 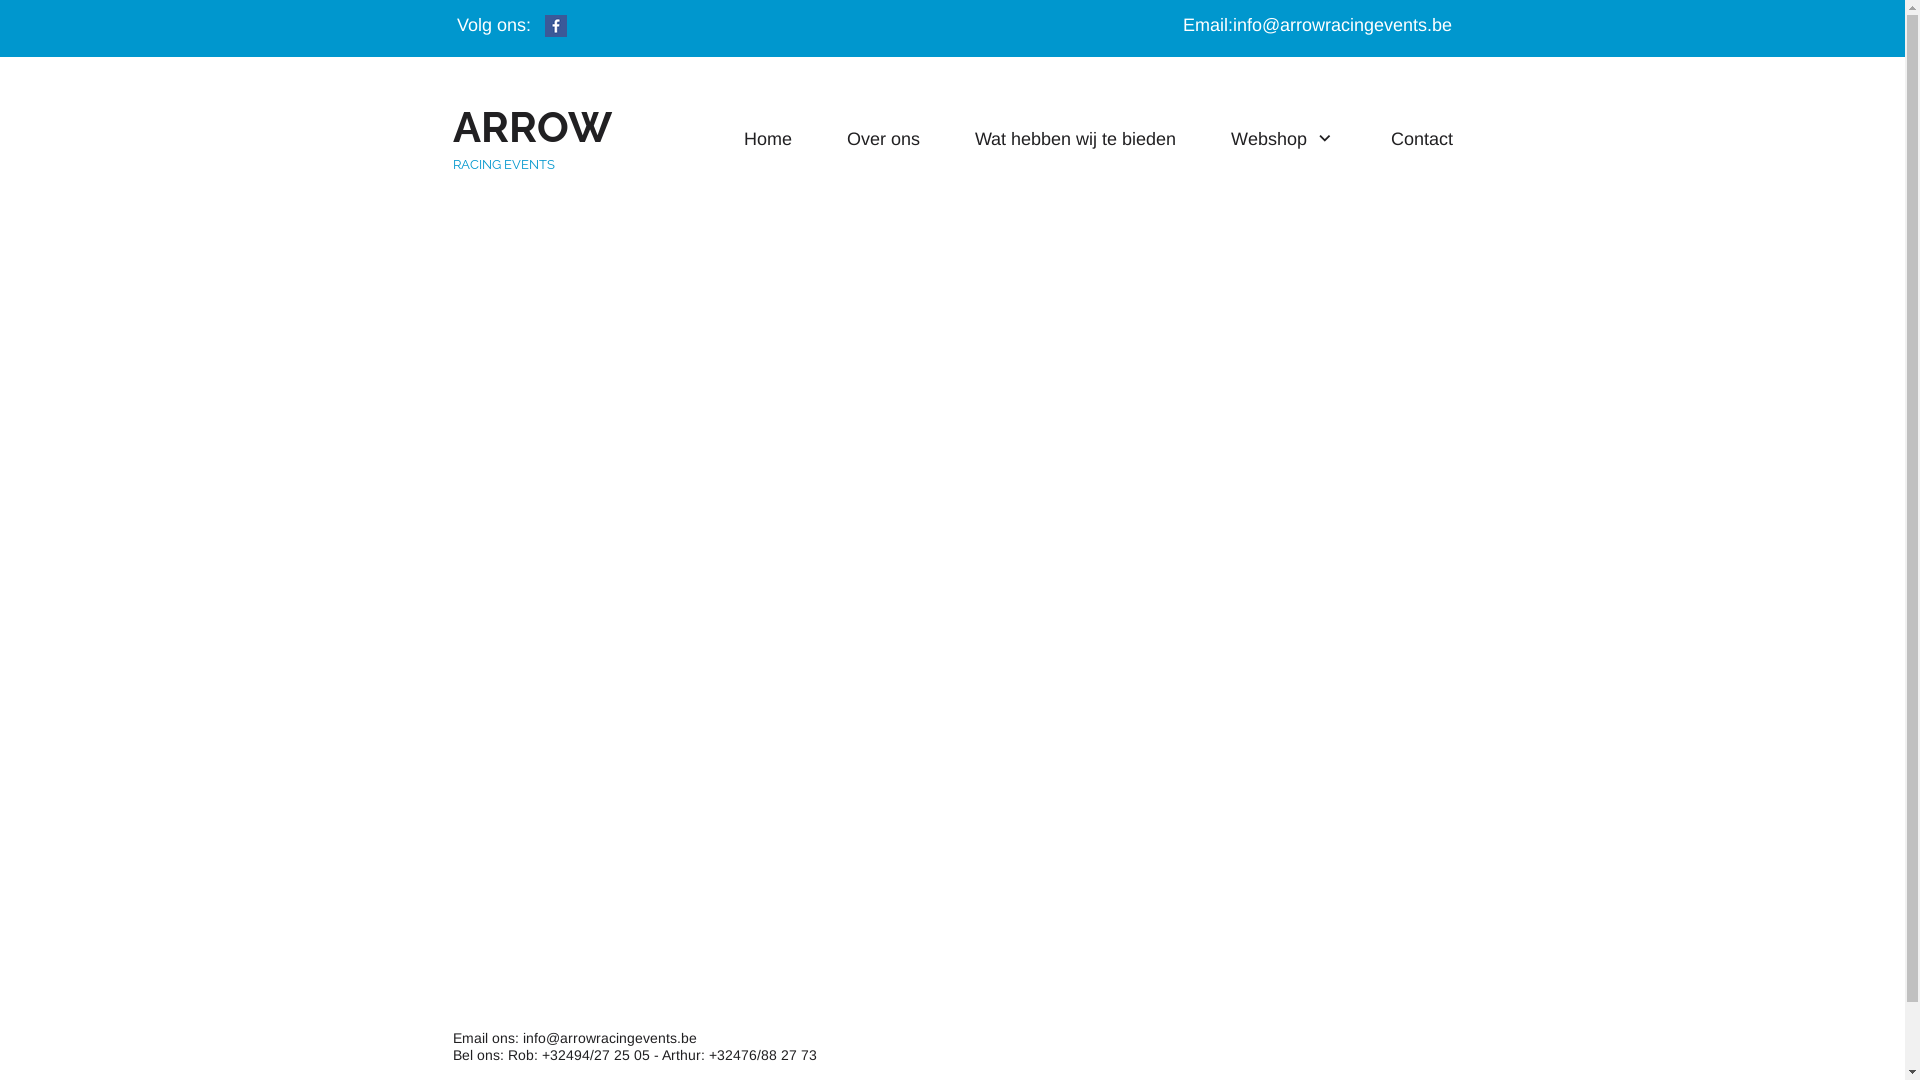 What do you see at coordinates (1074, 137) in the screenshot?
I see `'Wat hebben wij te bieden'` at bounding box center [1074, 137].